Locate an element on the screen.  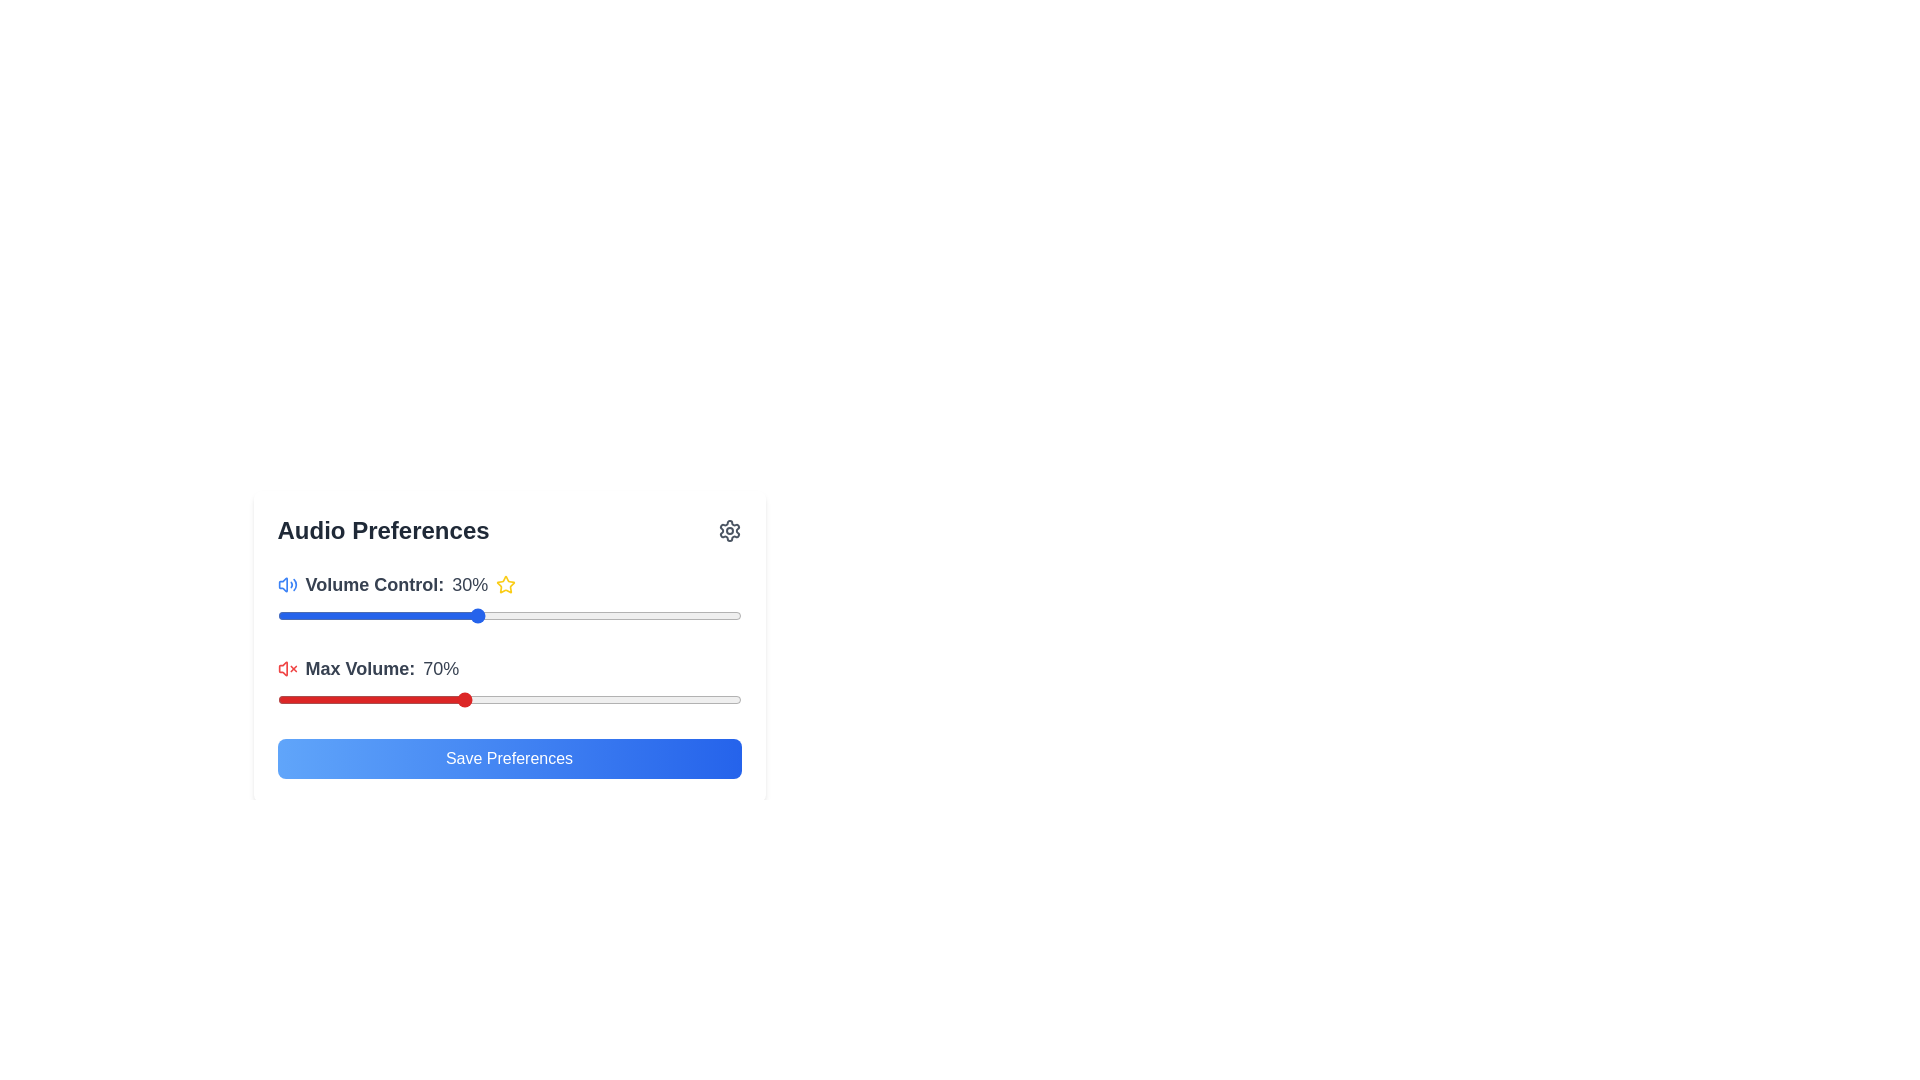
value displayed in the text label showing '30%' next to the 'Volume Control:' label in the 'Audio Preferences' section is located at coordinates (469, 585).